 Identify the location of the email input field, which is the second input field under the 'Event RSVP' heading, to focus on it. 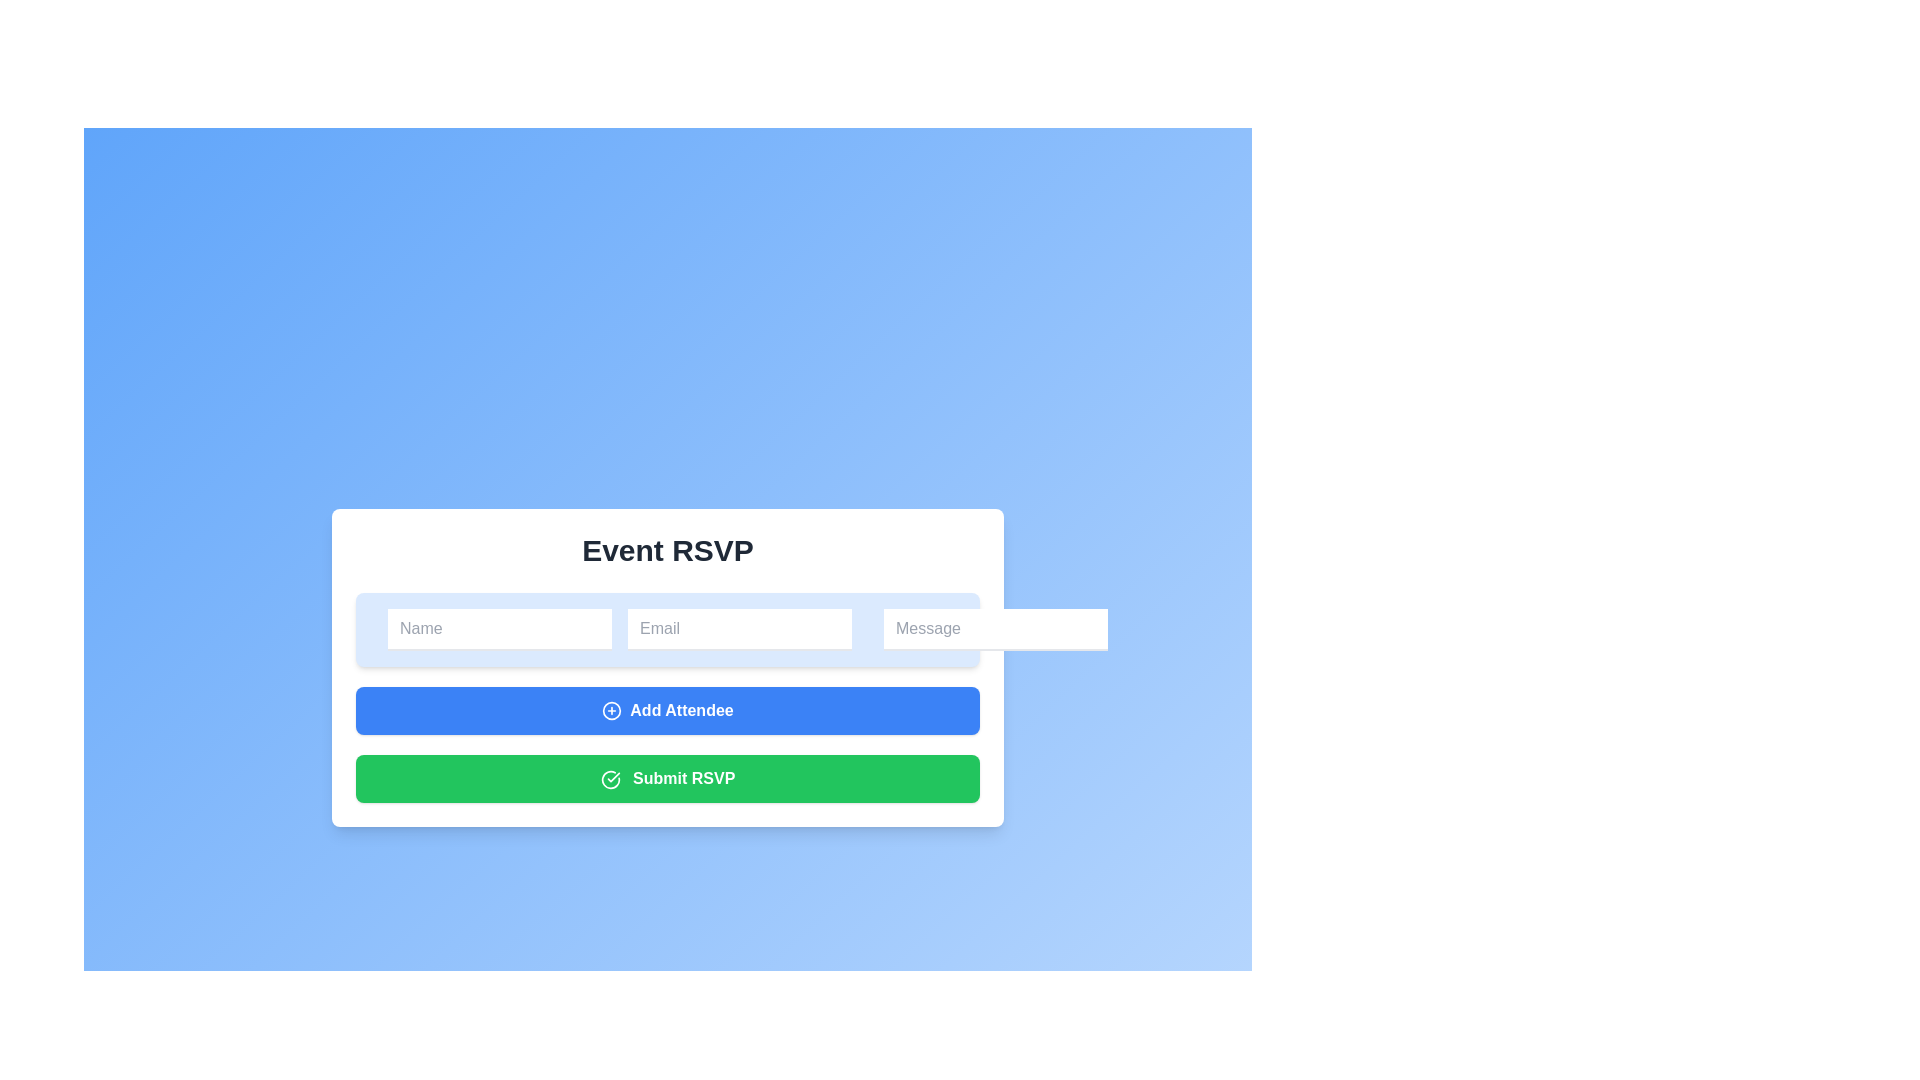
(667, 628).